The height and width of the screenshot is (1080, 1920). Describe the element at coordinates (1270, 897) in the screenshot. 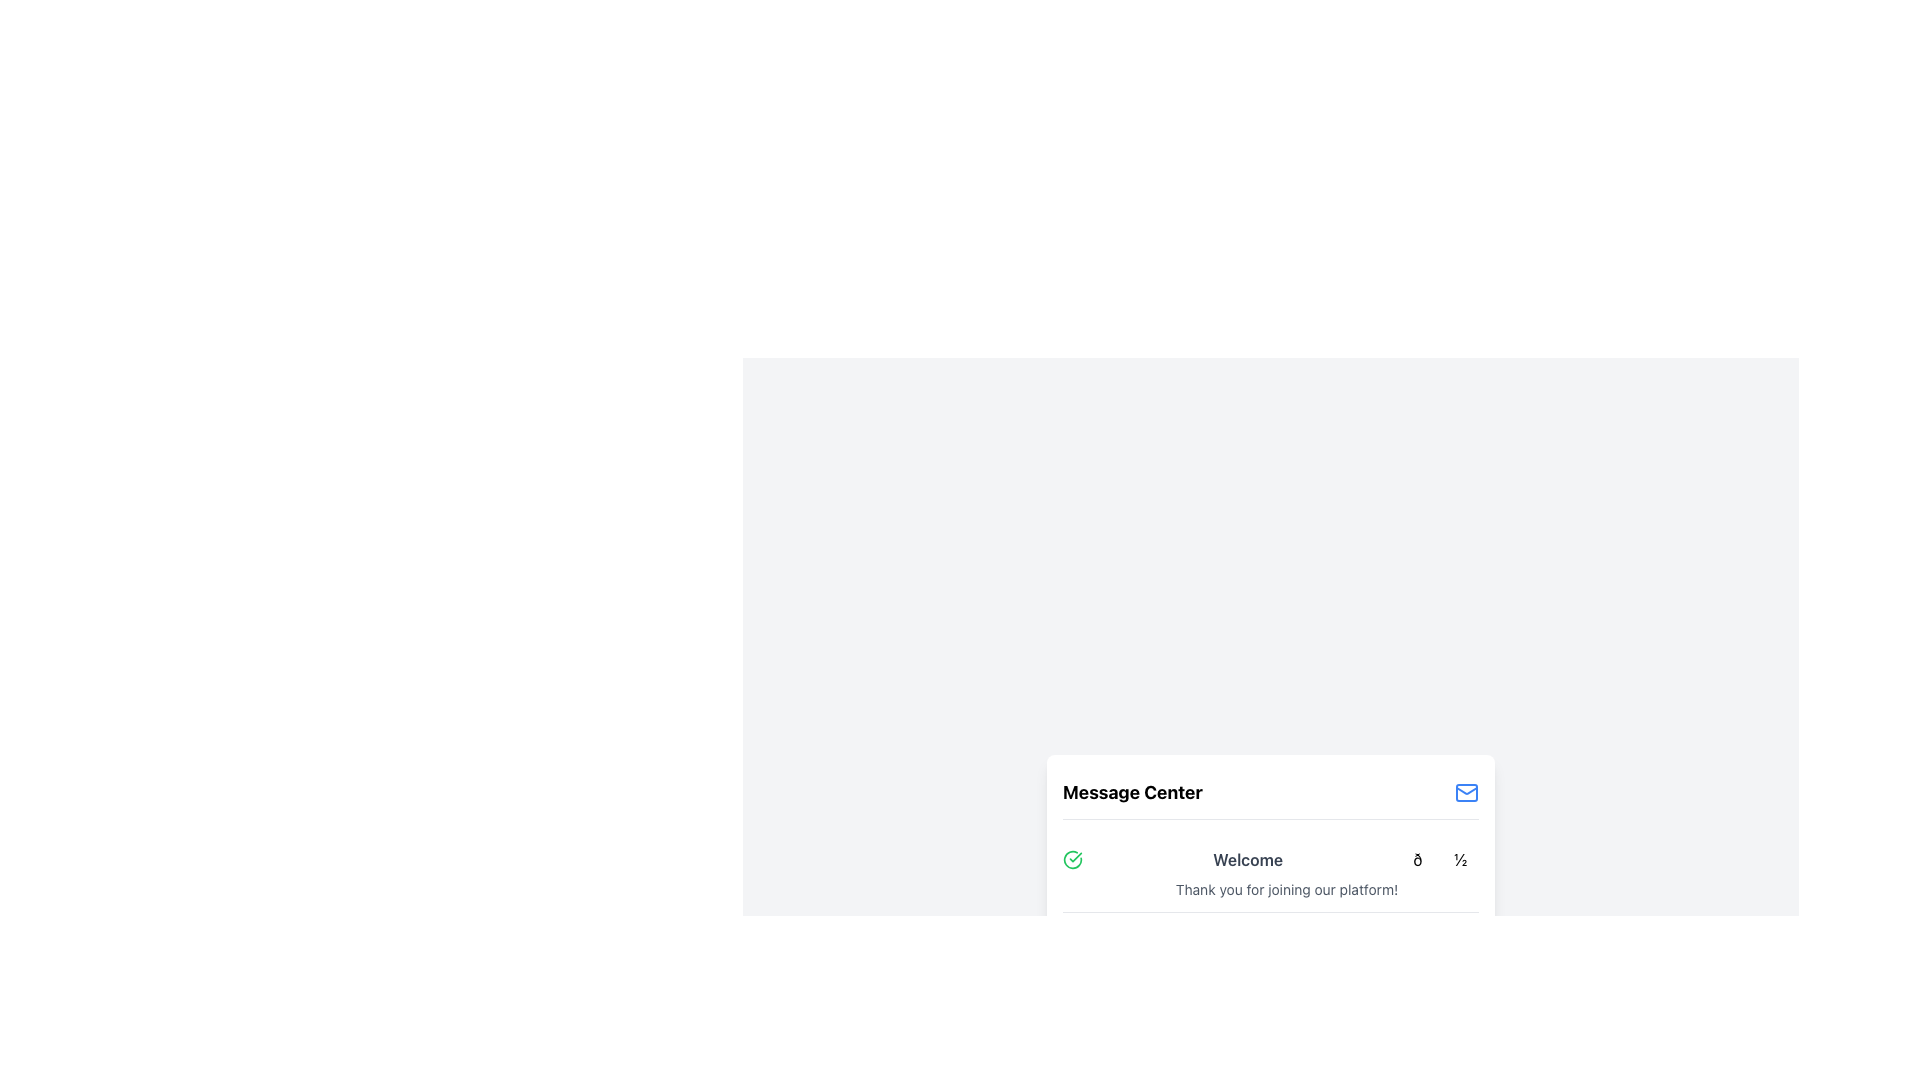

I see `the first informational card in the Message Center, which displays 'Welcome' in bold and 'Thank you for joining our platform!' in regular font` at that location.